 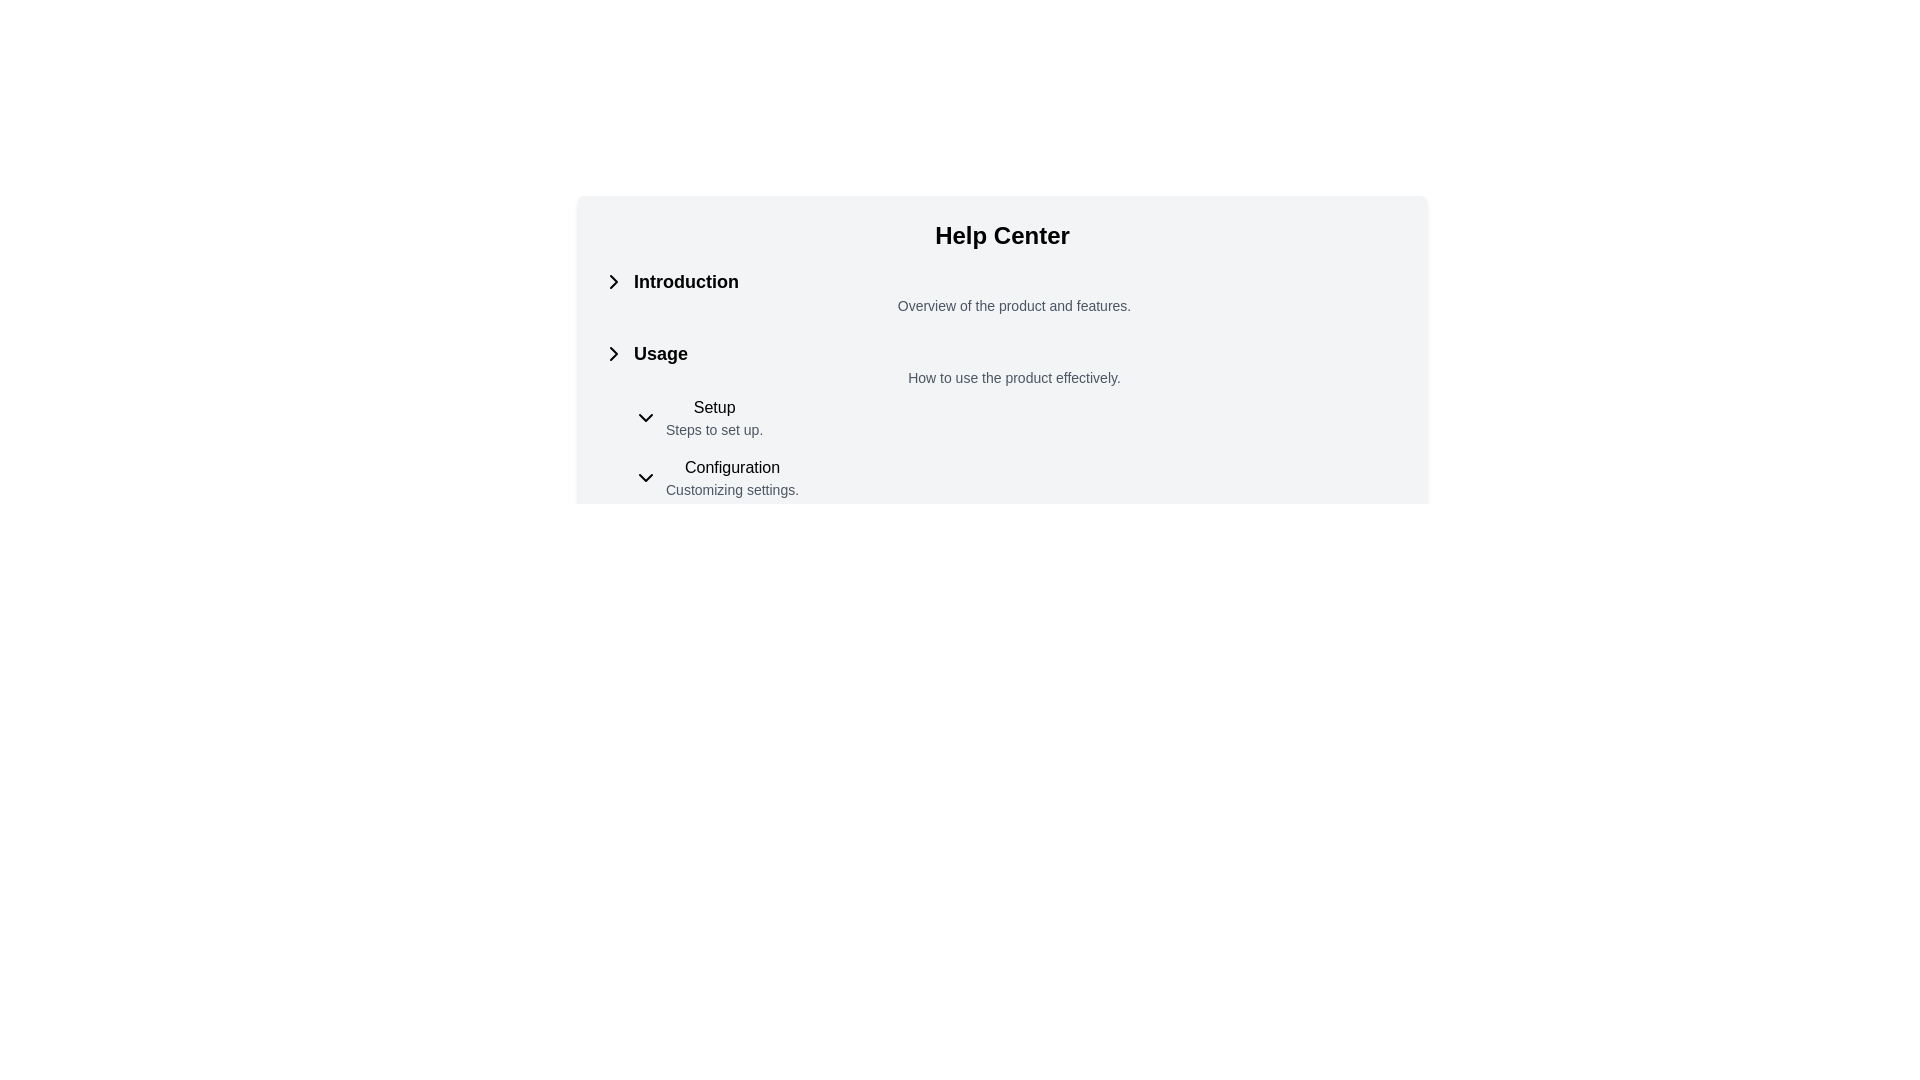 I want to click on the Information block located under the 'Usage' section, which contains 'Setup' and 'Configuration' steps, so click(x=1018, y=446).